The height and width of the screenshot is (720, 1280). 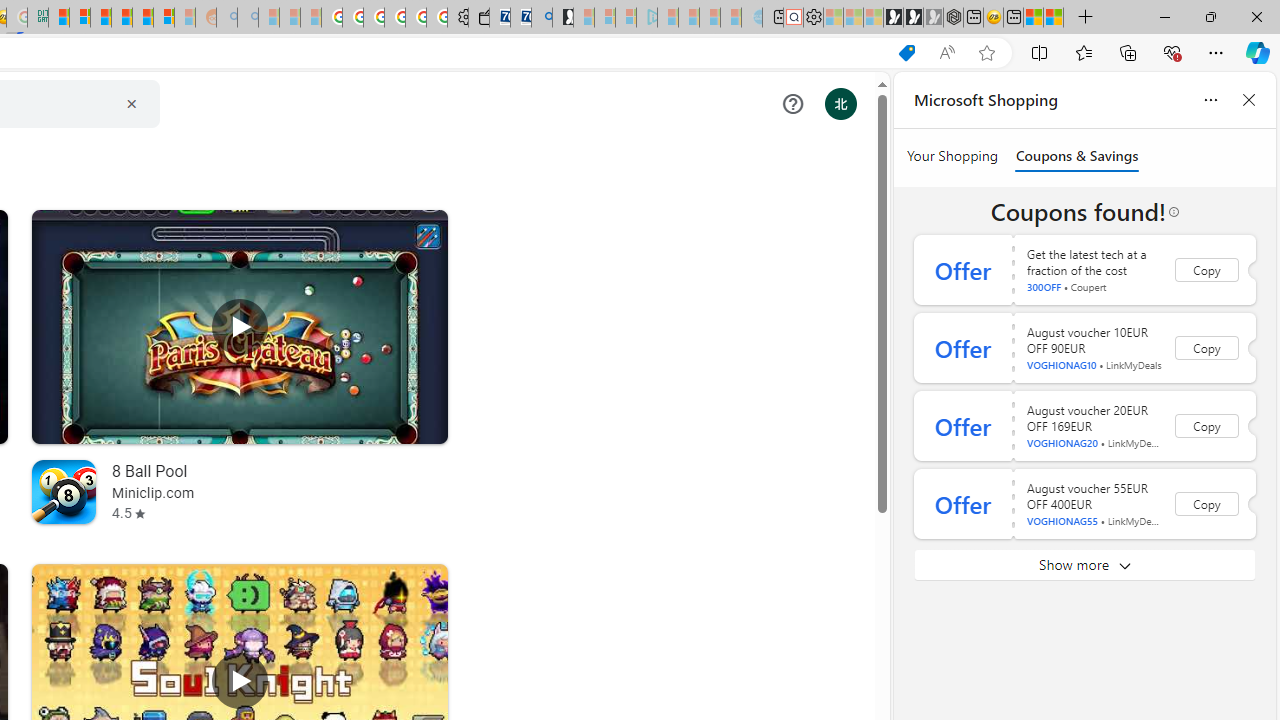 I want to click on 'Home | Sky Blue Bikes - Sky Blue Bikes - Sleeping', so click(x=751, y=17).